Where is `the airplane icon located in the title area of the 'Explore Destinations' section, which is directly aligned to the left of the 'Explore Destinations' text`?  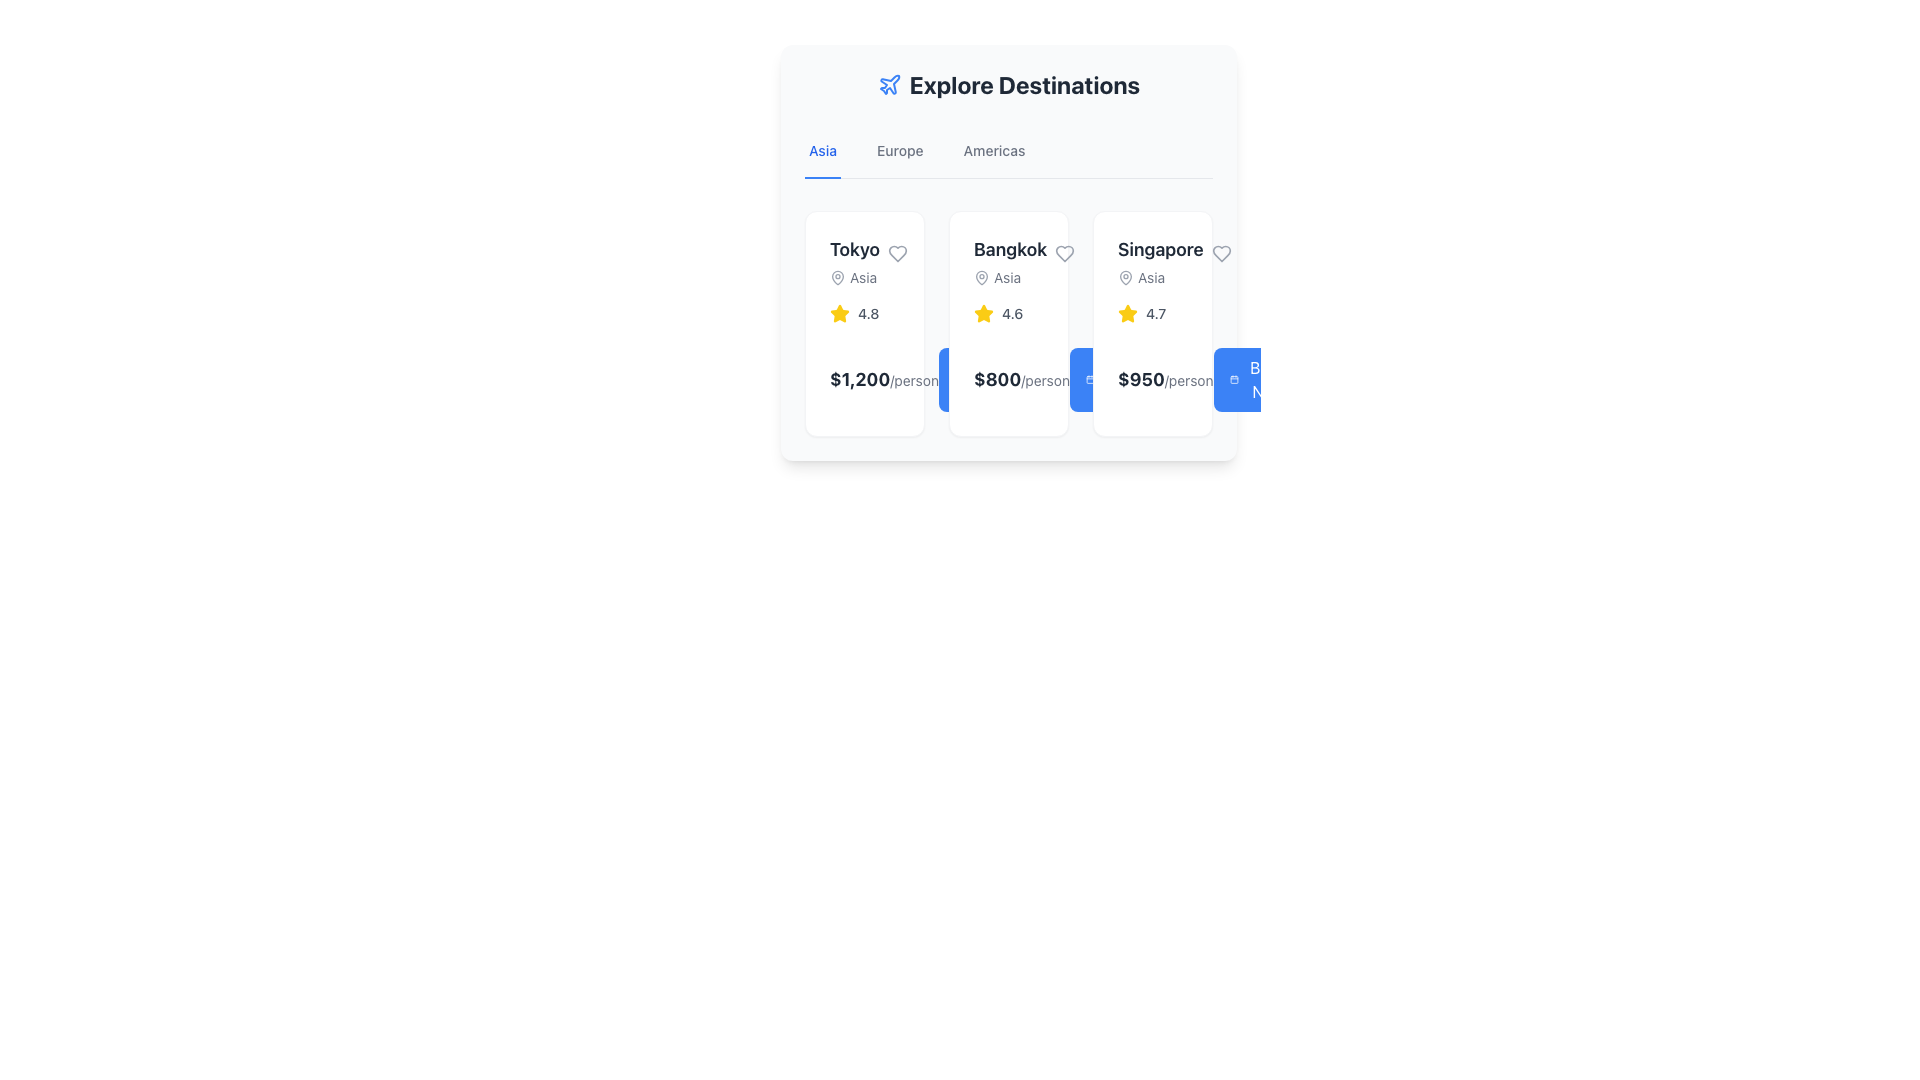 the airplane icon located in the title area of the 'Explore Destinations' section, which is directly aligned to the left of the 'Explore Destinations' text is located at coordinates (888, 83).